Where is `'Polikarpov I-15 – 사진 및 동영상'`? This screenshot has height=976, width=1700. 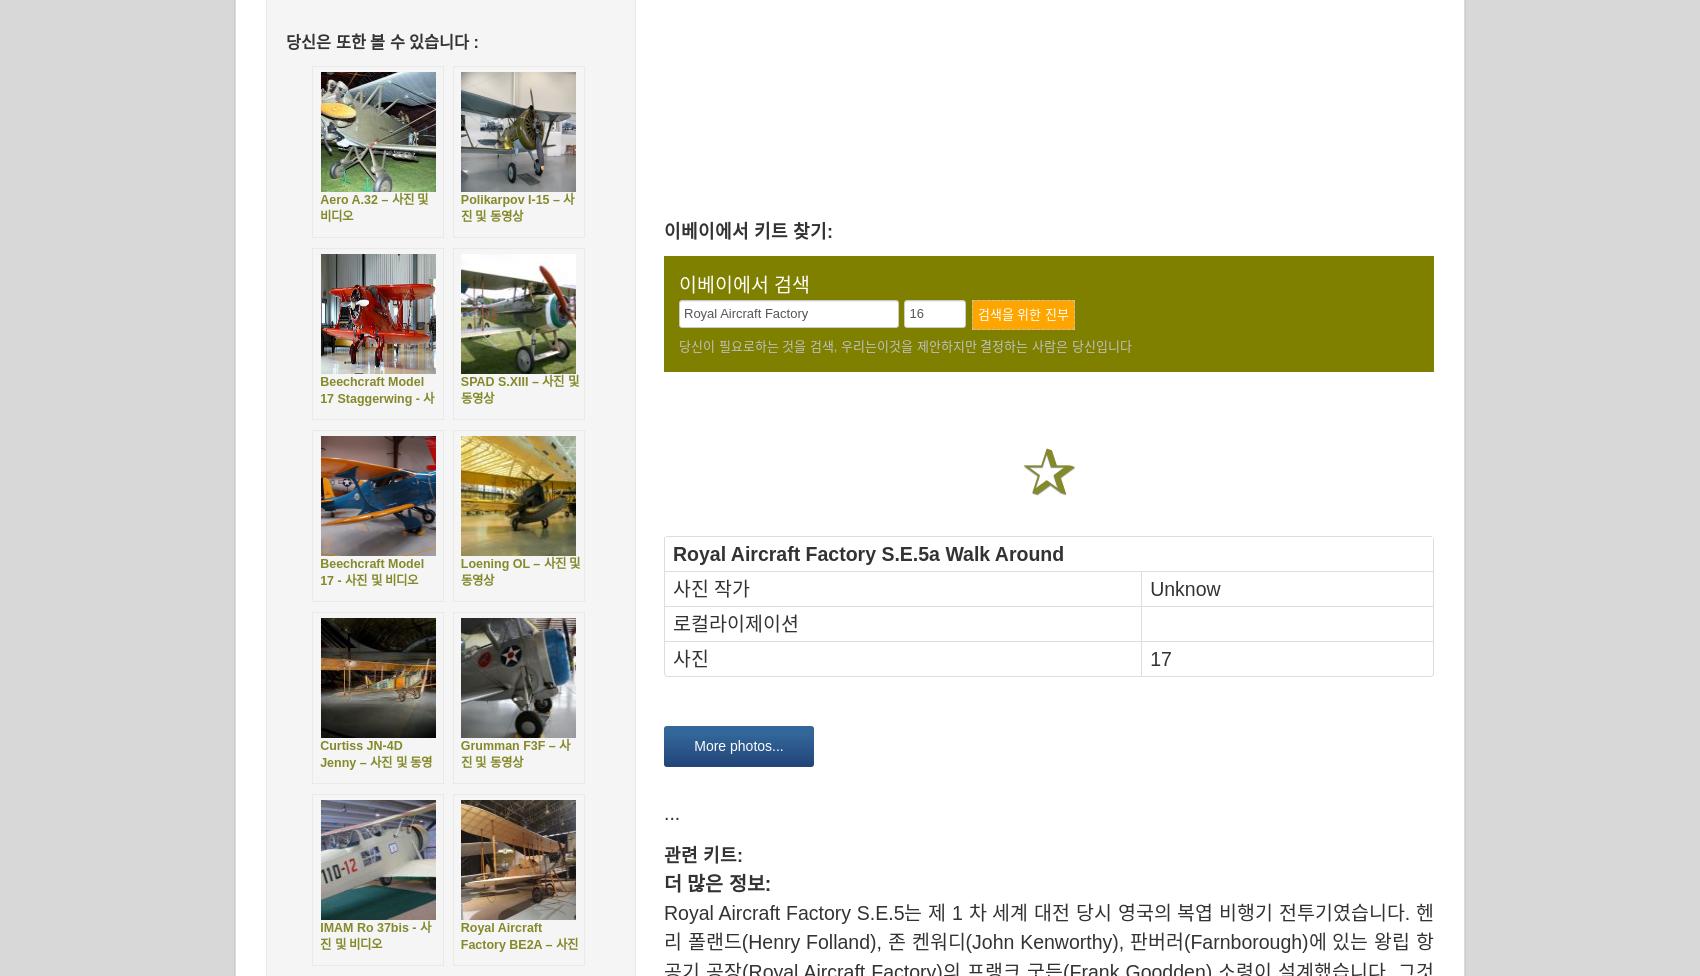 'Polikarpov I-15 – 사진 및 동영상' is located at coordinates (516, 207).